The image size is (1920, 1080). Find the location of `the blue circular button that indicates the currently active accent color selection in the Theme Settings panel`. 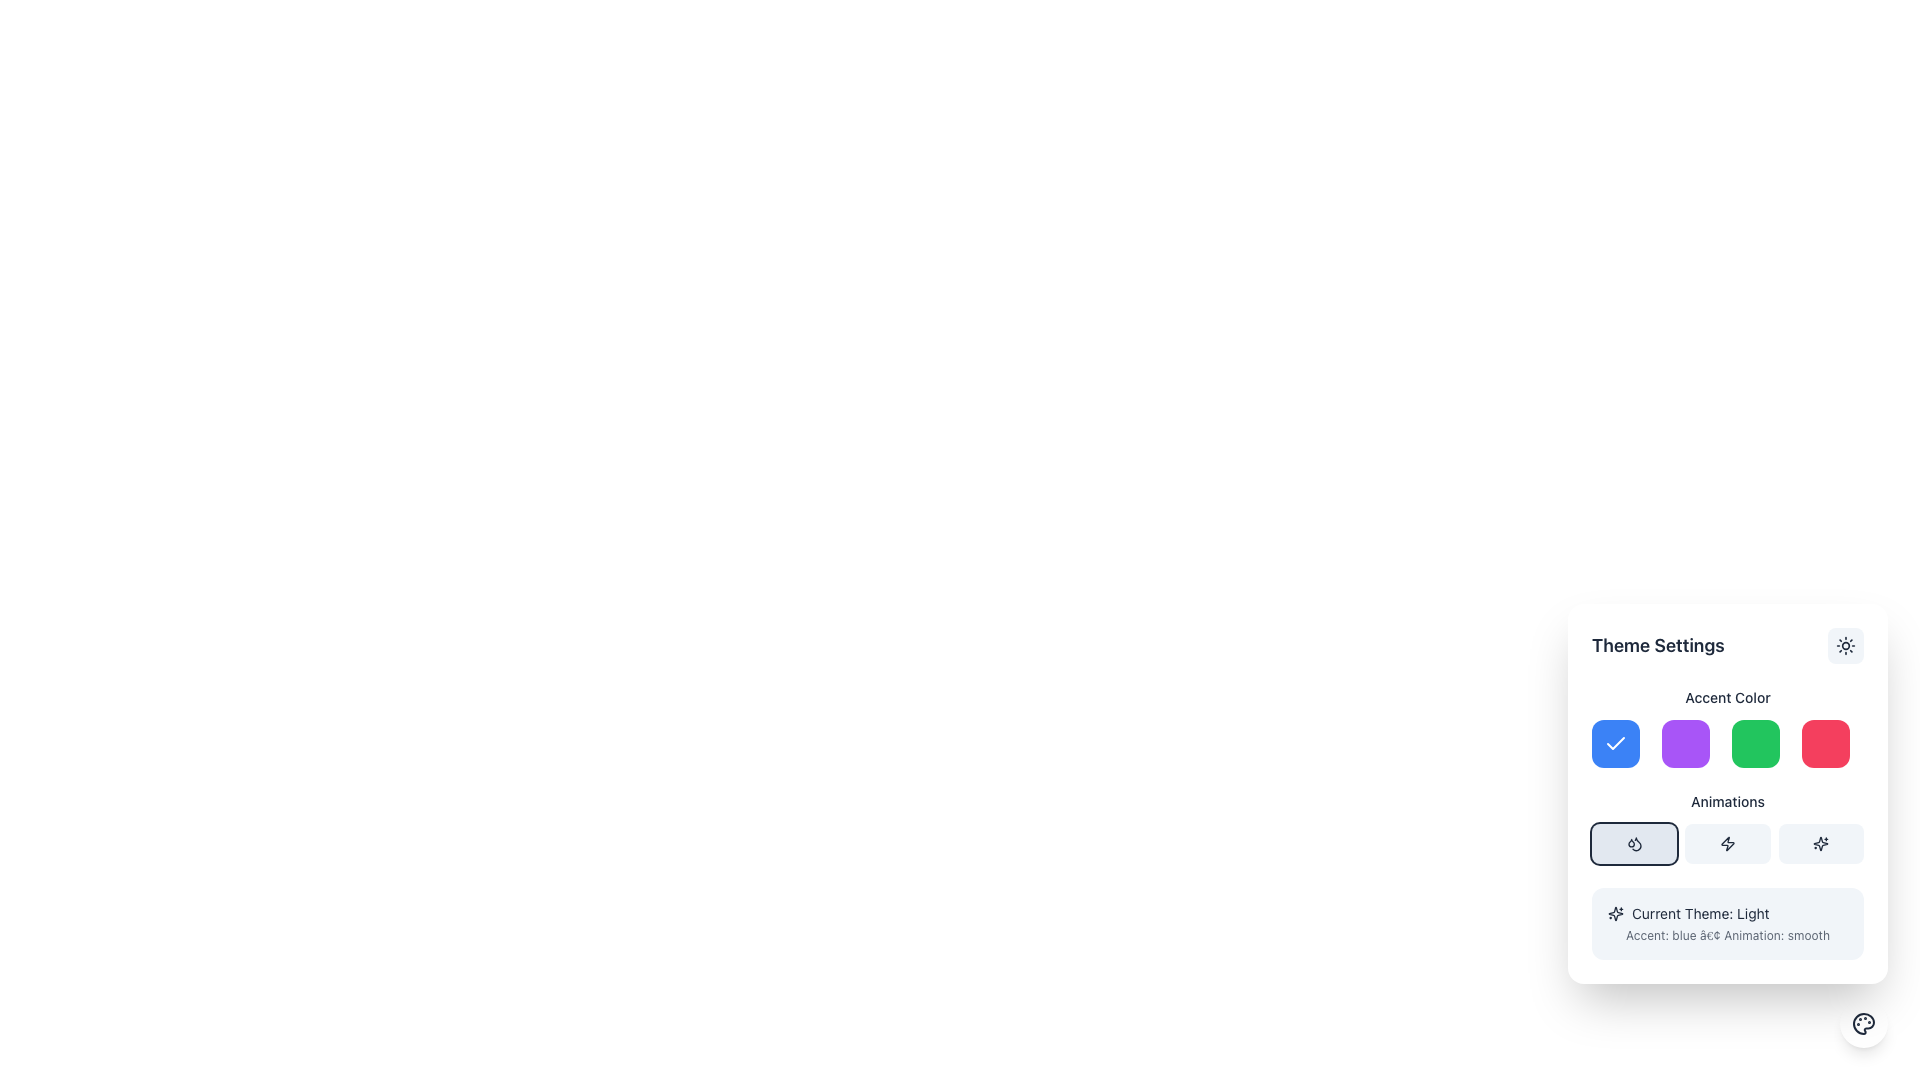

the blue circular button that indicates the currently active accent color selection in the Theme Settings panel is located at coordinates (1616, 744).